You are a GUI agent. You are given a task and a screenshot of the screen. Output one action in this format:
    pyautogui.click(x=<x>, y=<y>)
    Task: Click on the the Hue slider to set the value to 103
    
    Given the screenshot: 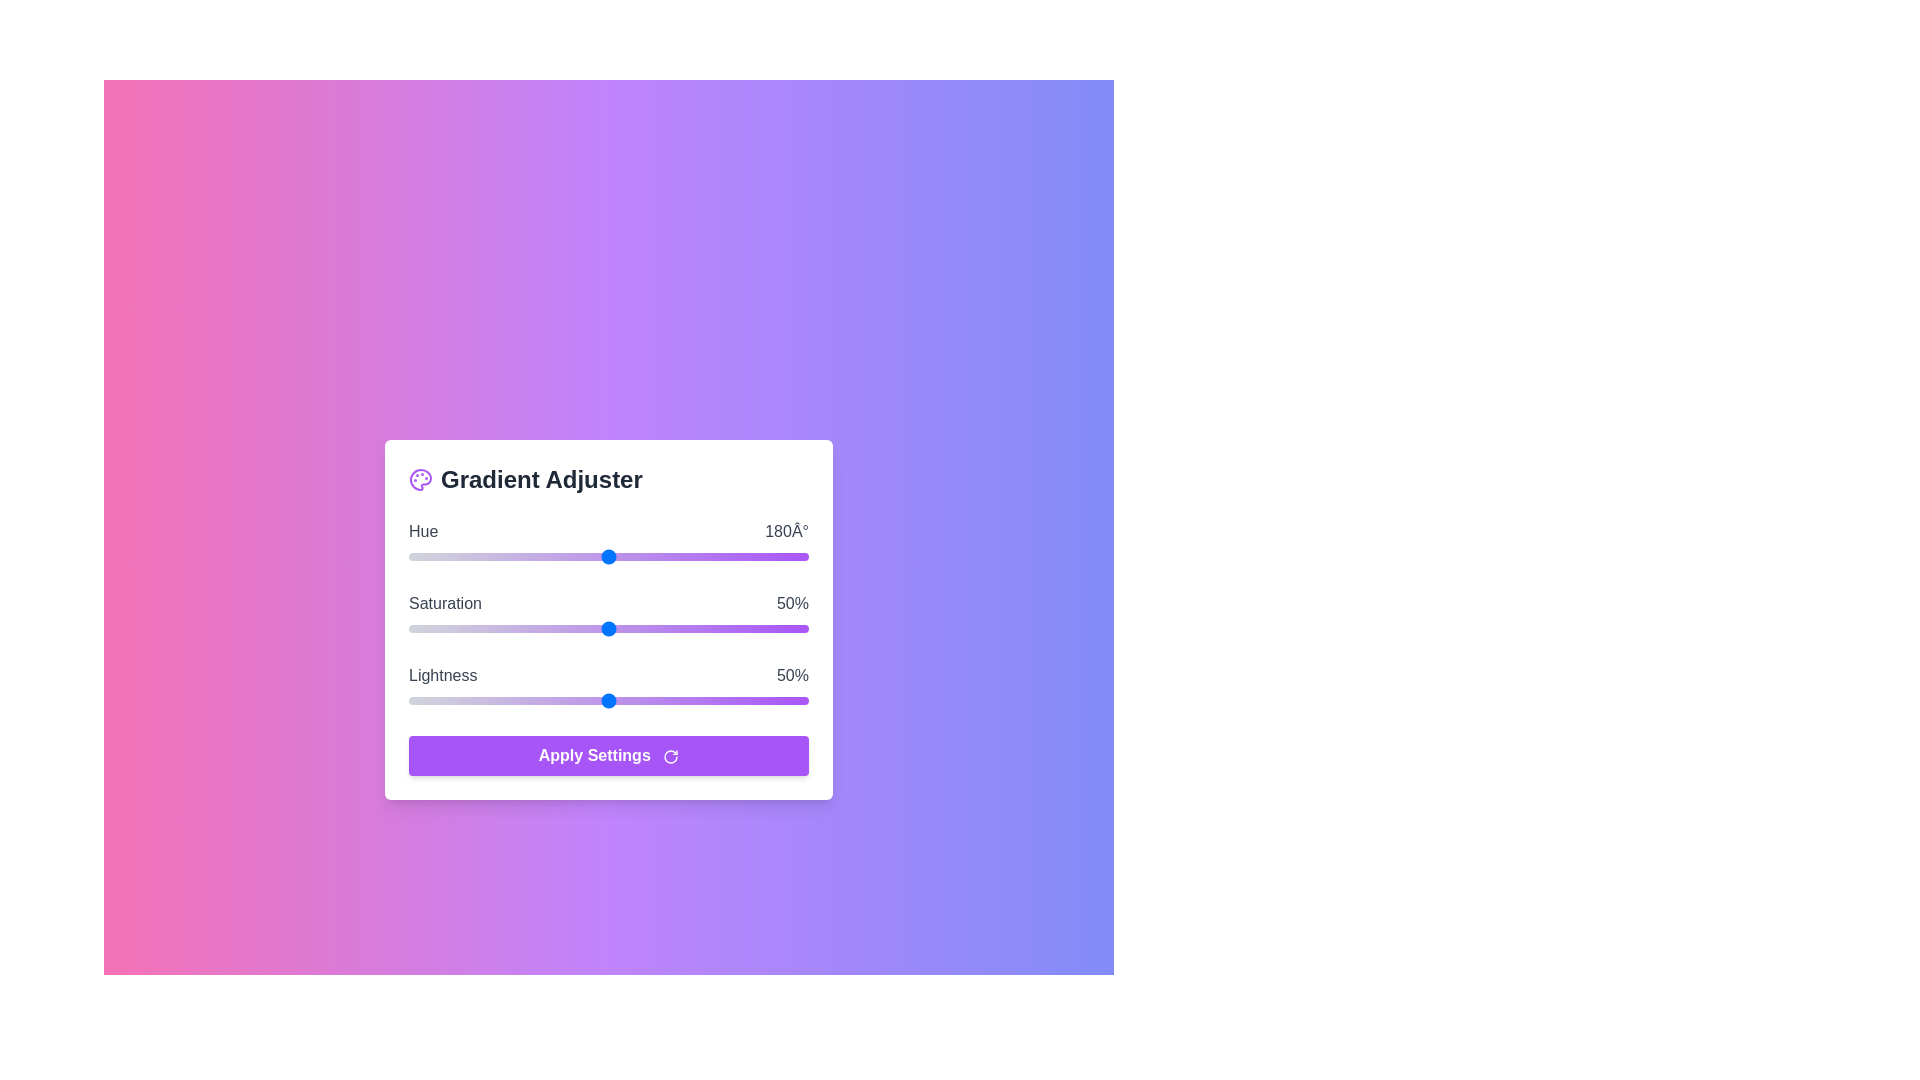 What is the action you would take?
    pyautogui.click(x=523, y=556)
    